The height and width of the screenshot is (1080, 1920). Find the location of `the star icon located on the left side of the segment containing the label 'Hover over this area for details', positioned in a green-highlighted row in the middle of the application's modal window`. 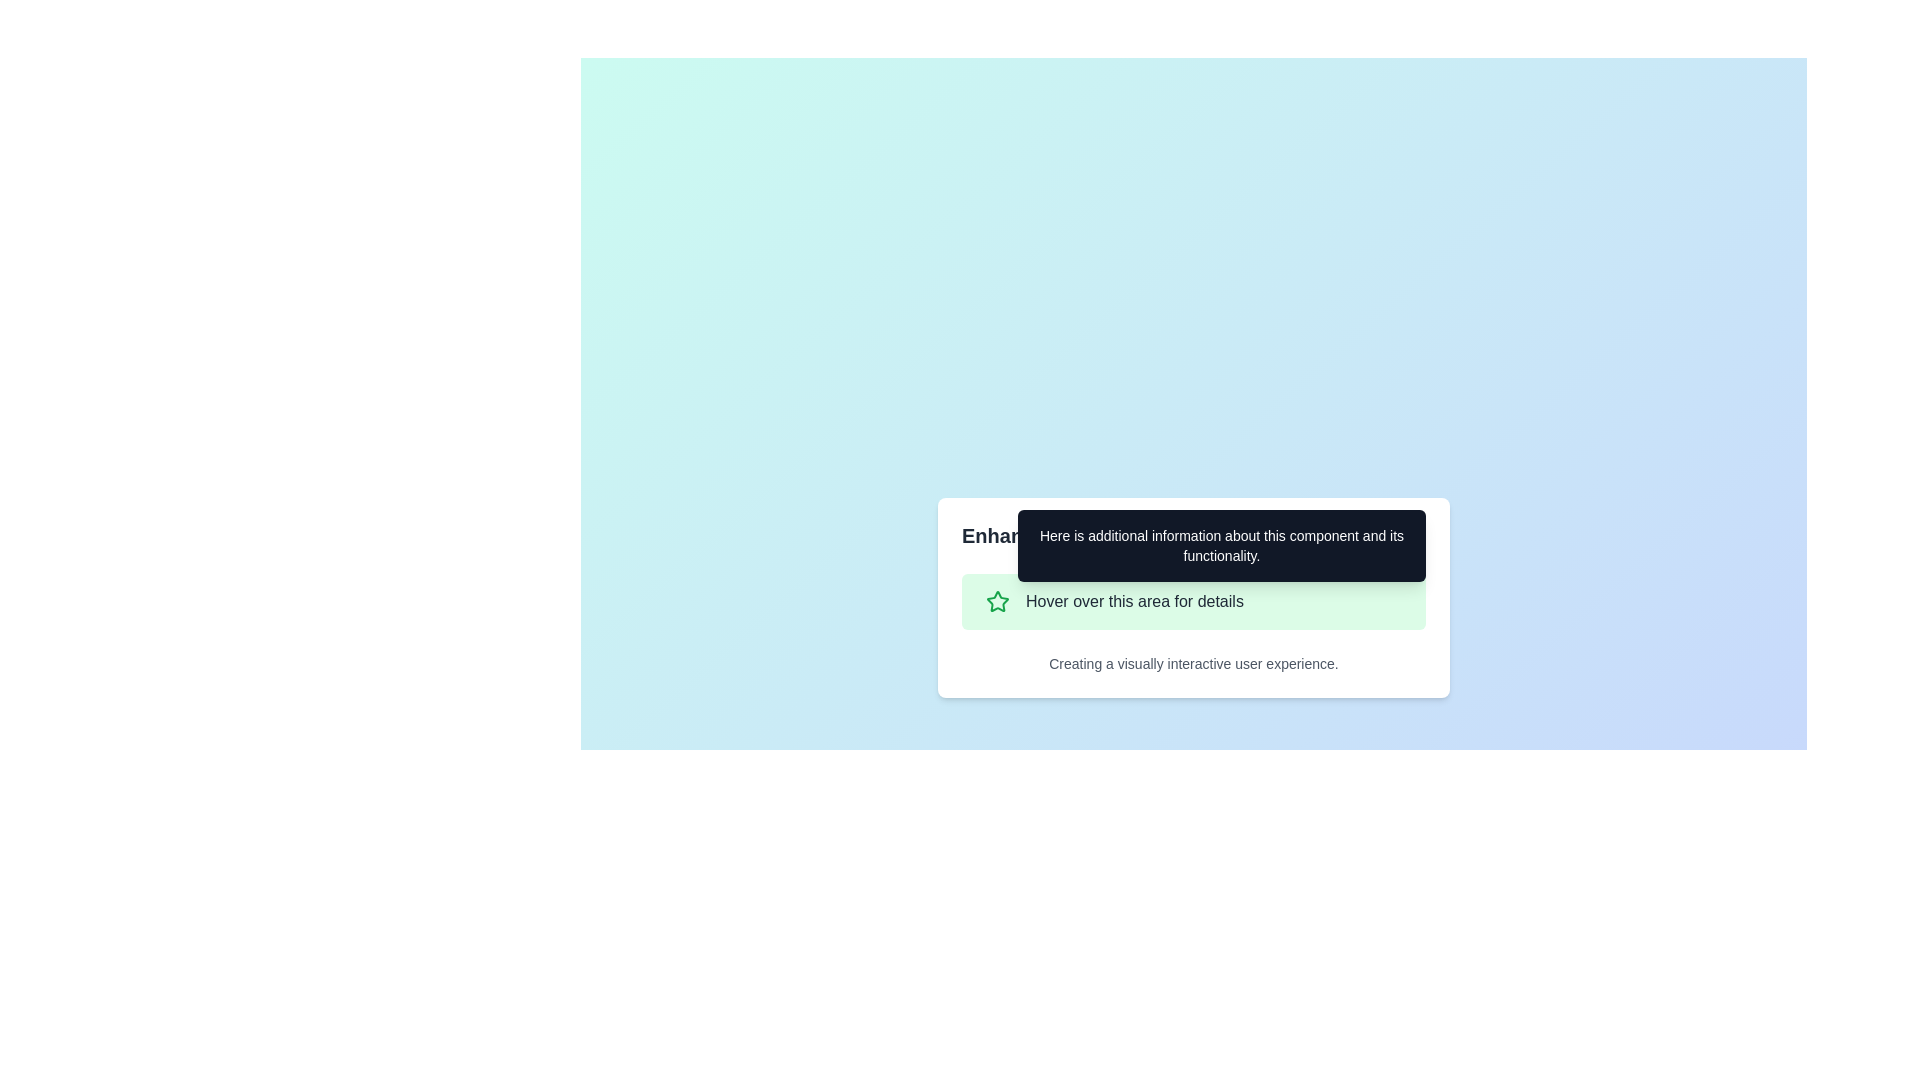

the star icon located on the left side of the segment containing the label 'Hover over this area for details', positioned in a green-highlighted row in the middle of the application's modal window is located at coordinates (998, 600).